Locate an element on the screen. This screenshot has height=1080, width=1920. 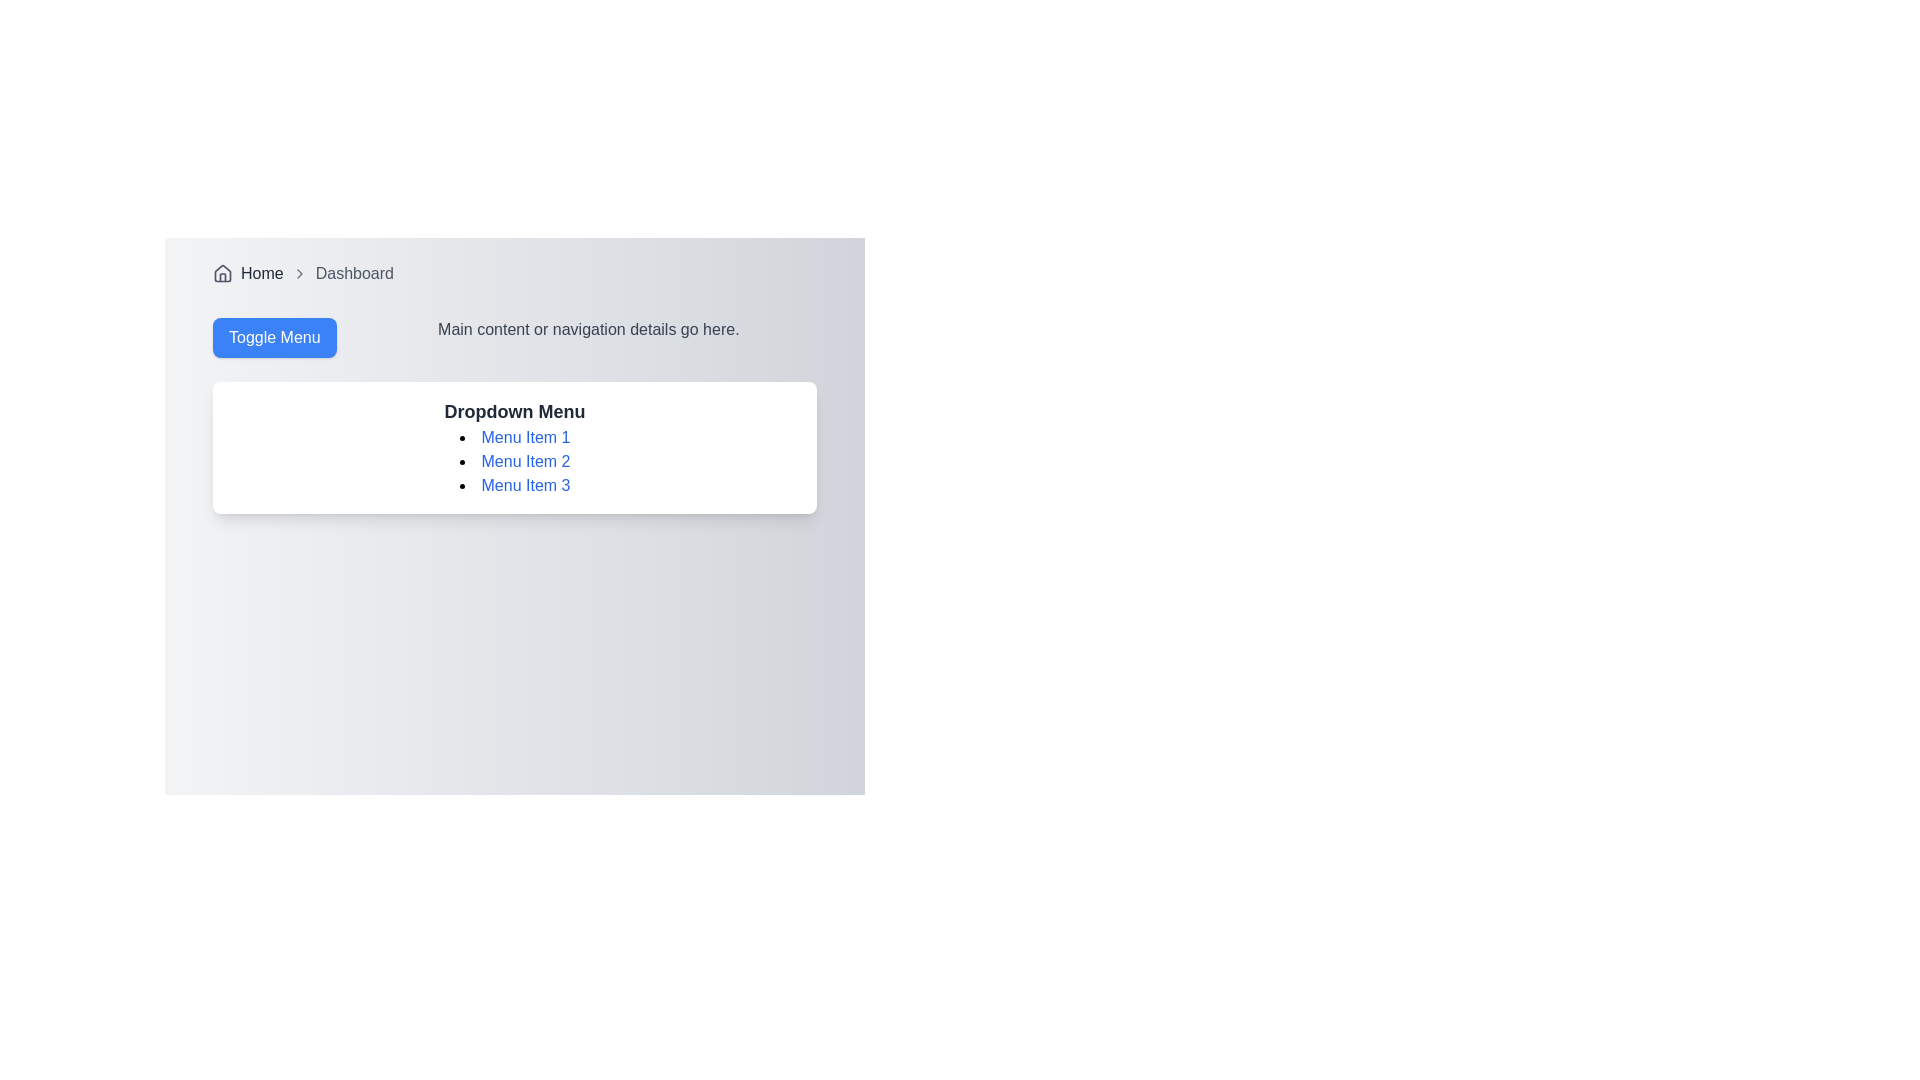
the 'Home' textual link in the breadcrumb navigation is located at coordinates (261, 273).